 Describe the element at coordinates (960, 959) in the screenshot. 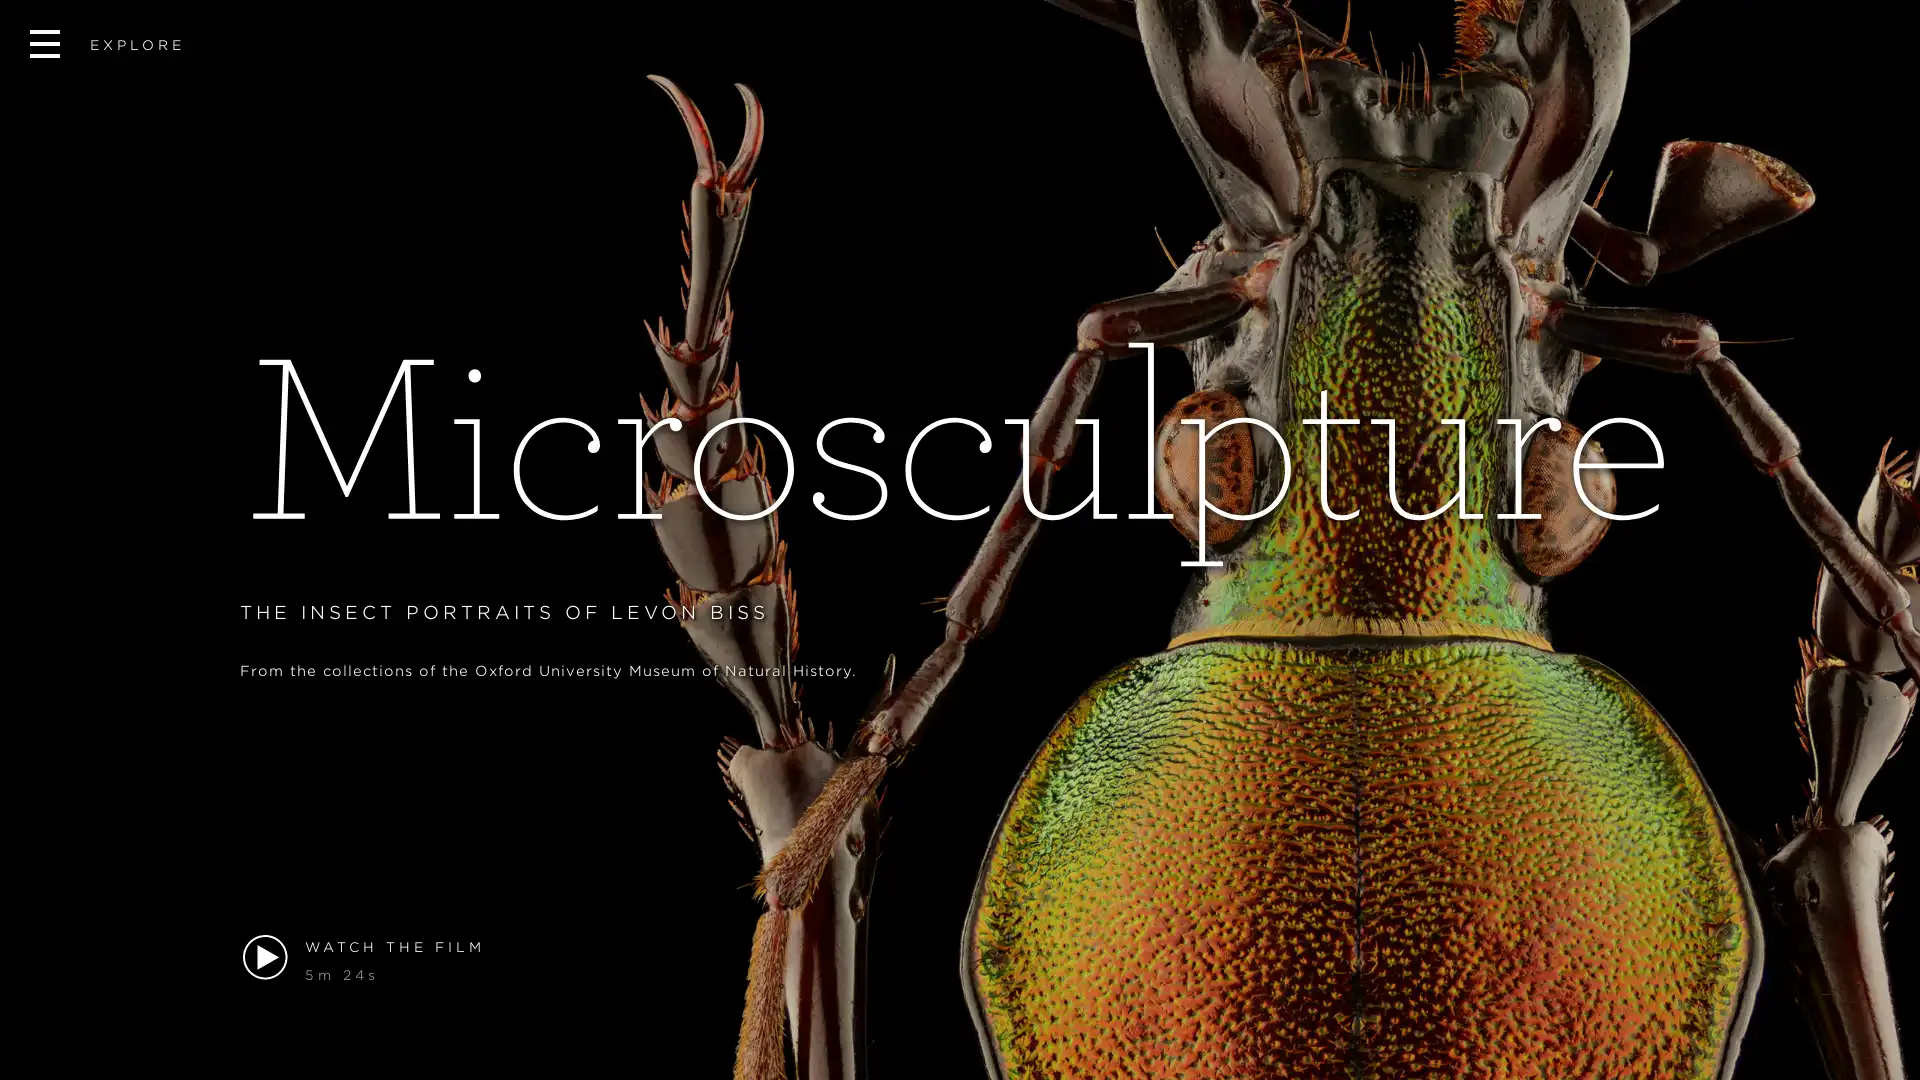

I see `WATCH THE FILM 5m 24s` at that location.